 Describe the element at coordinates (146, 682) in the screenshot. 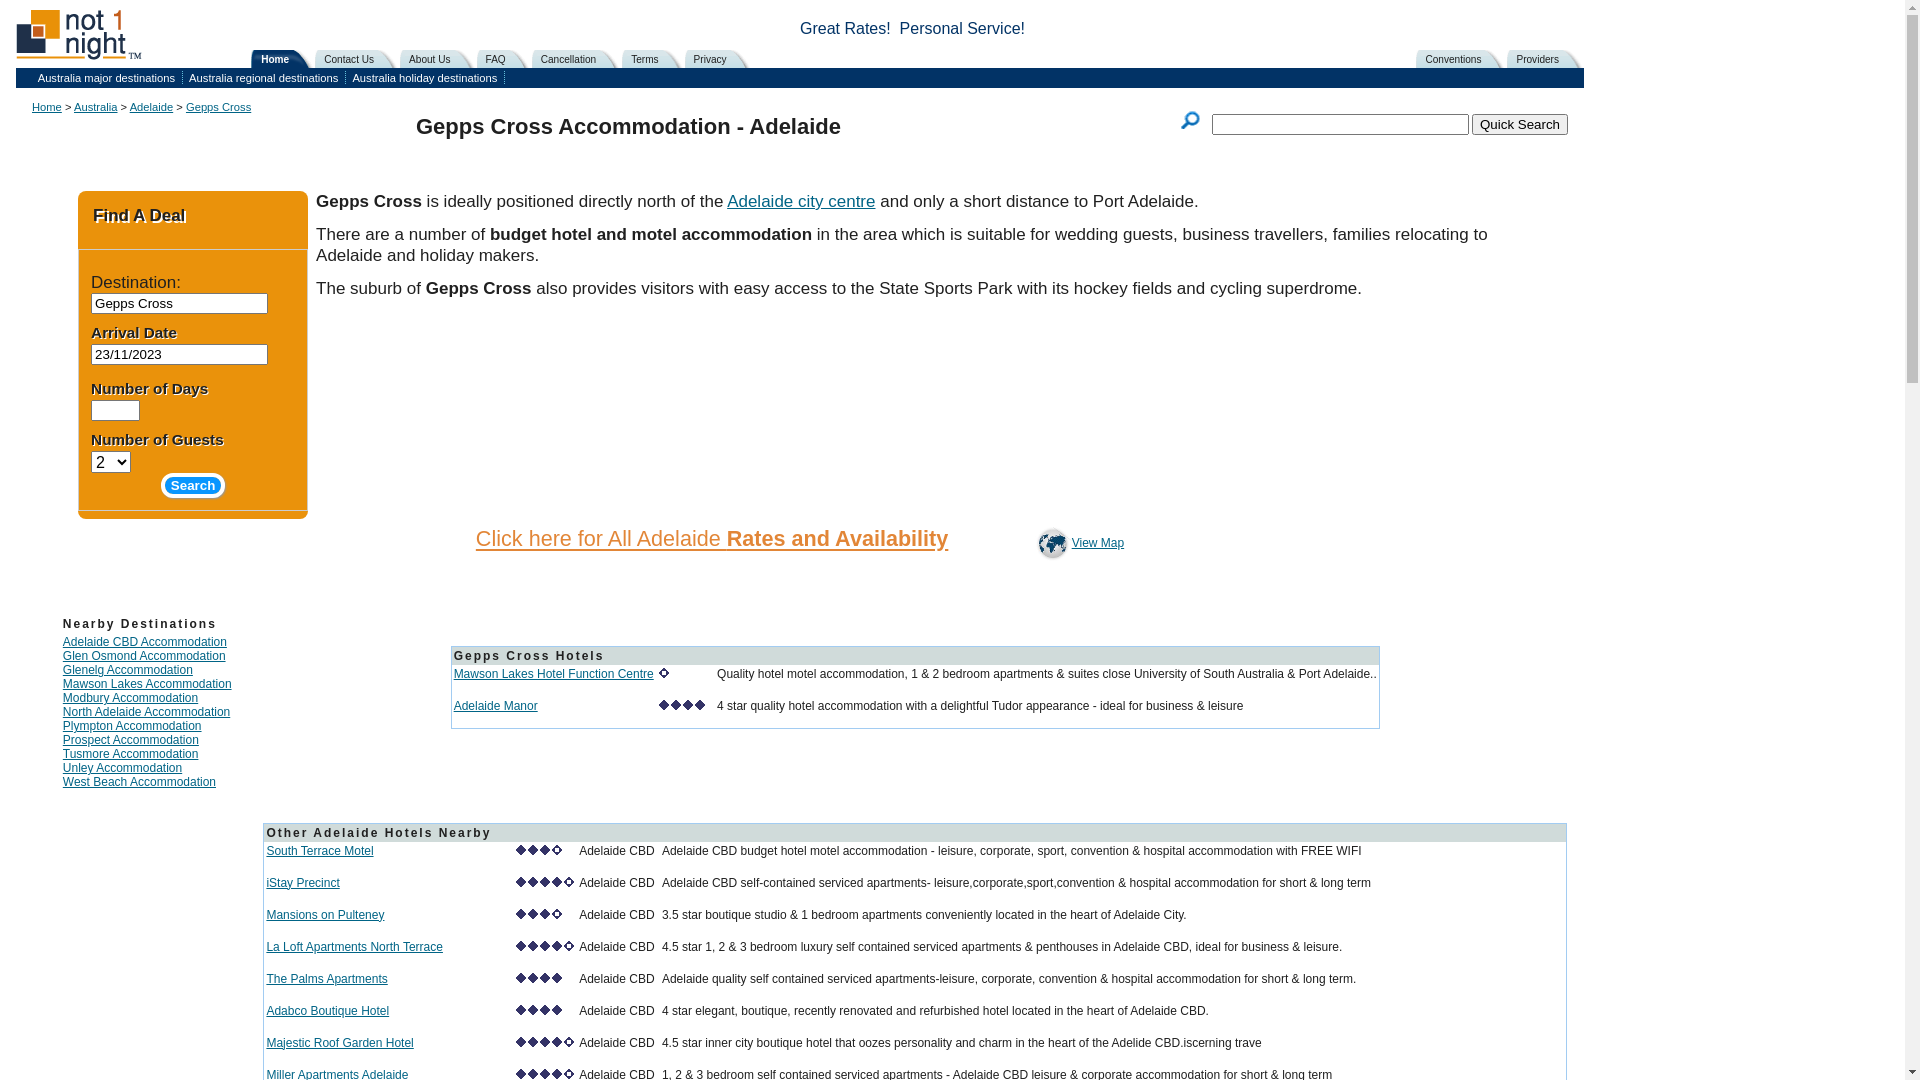

I see `'Mawson Lakes Accommodation'` at that location.